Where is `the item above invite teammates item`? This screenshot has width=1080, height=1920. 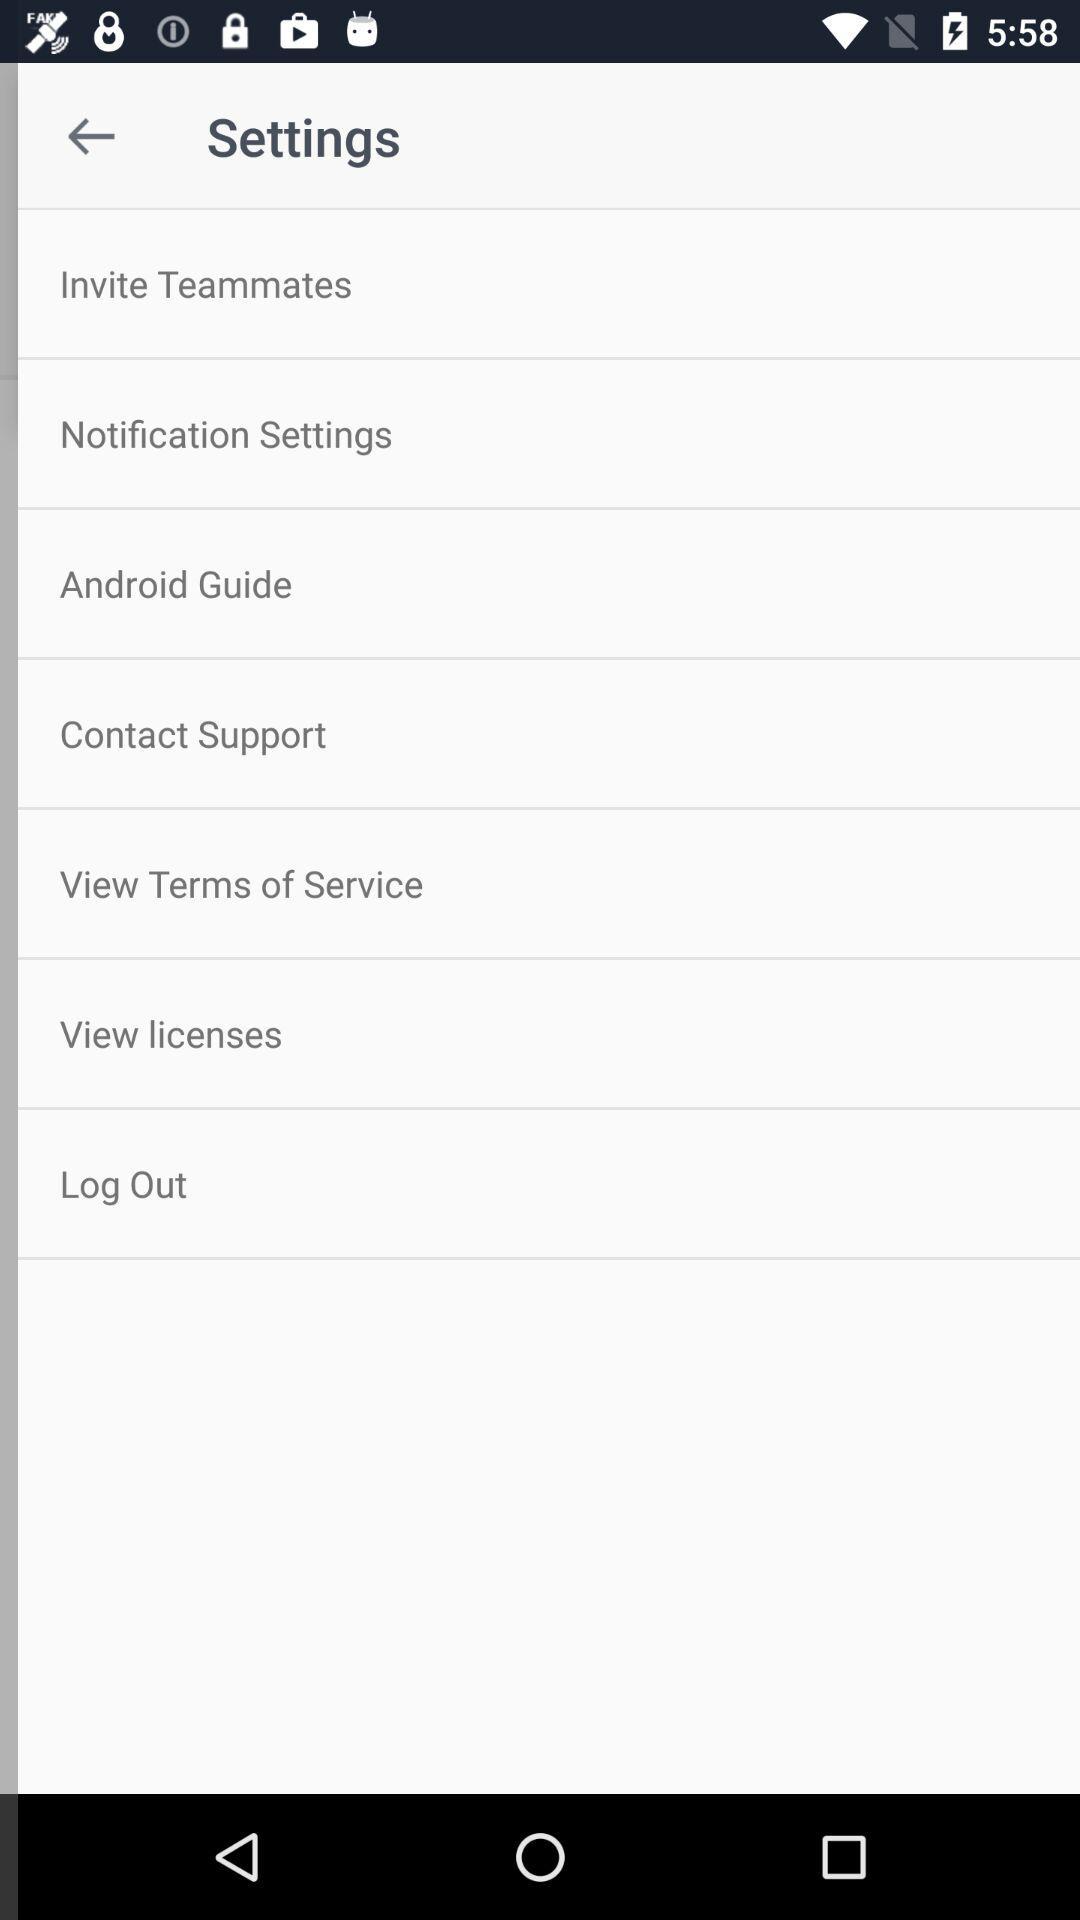
the item above invite teammates item is located at coordinates (72, 135).